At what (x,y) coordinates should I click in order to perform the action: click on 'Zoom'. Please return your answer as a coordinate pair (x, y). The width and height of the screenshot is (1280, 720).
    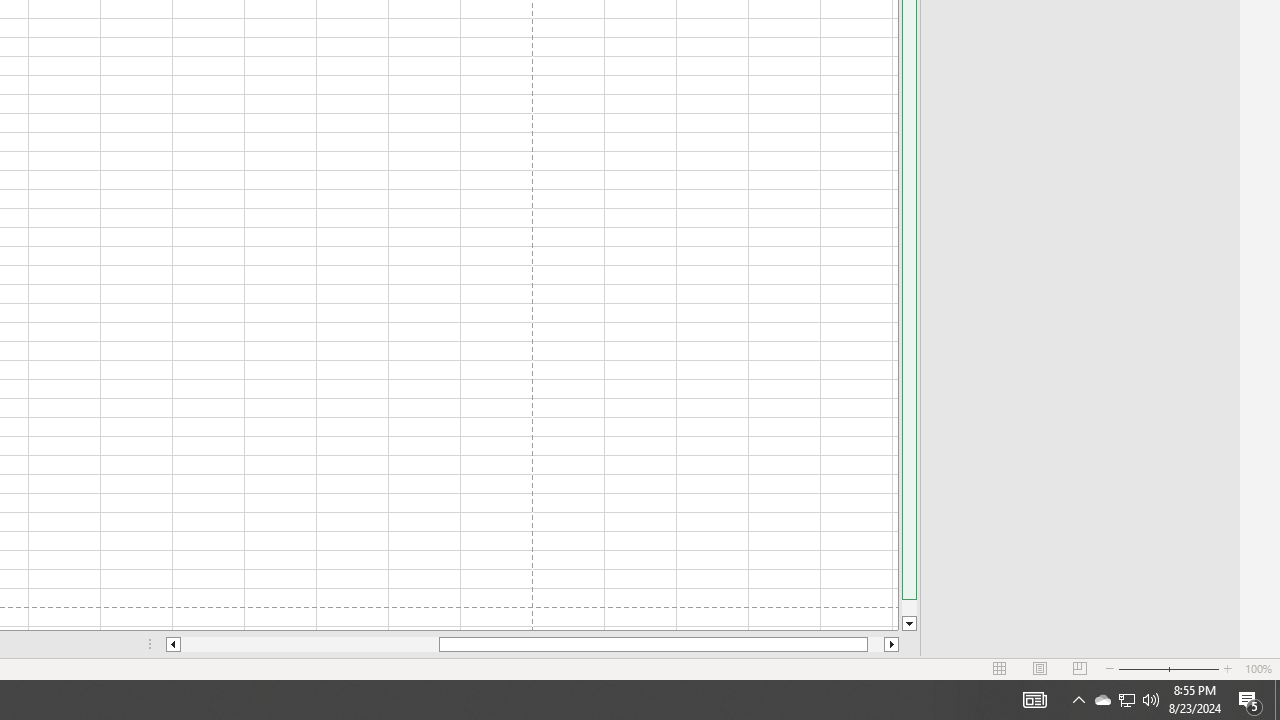
    Looking at the image, I should click on (1168, 669).